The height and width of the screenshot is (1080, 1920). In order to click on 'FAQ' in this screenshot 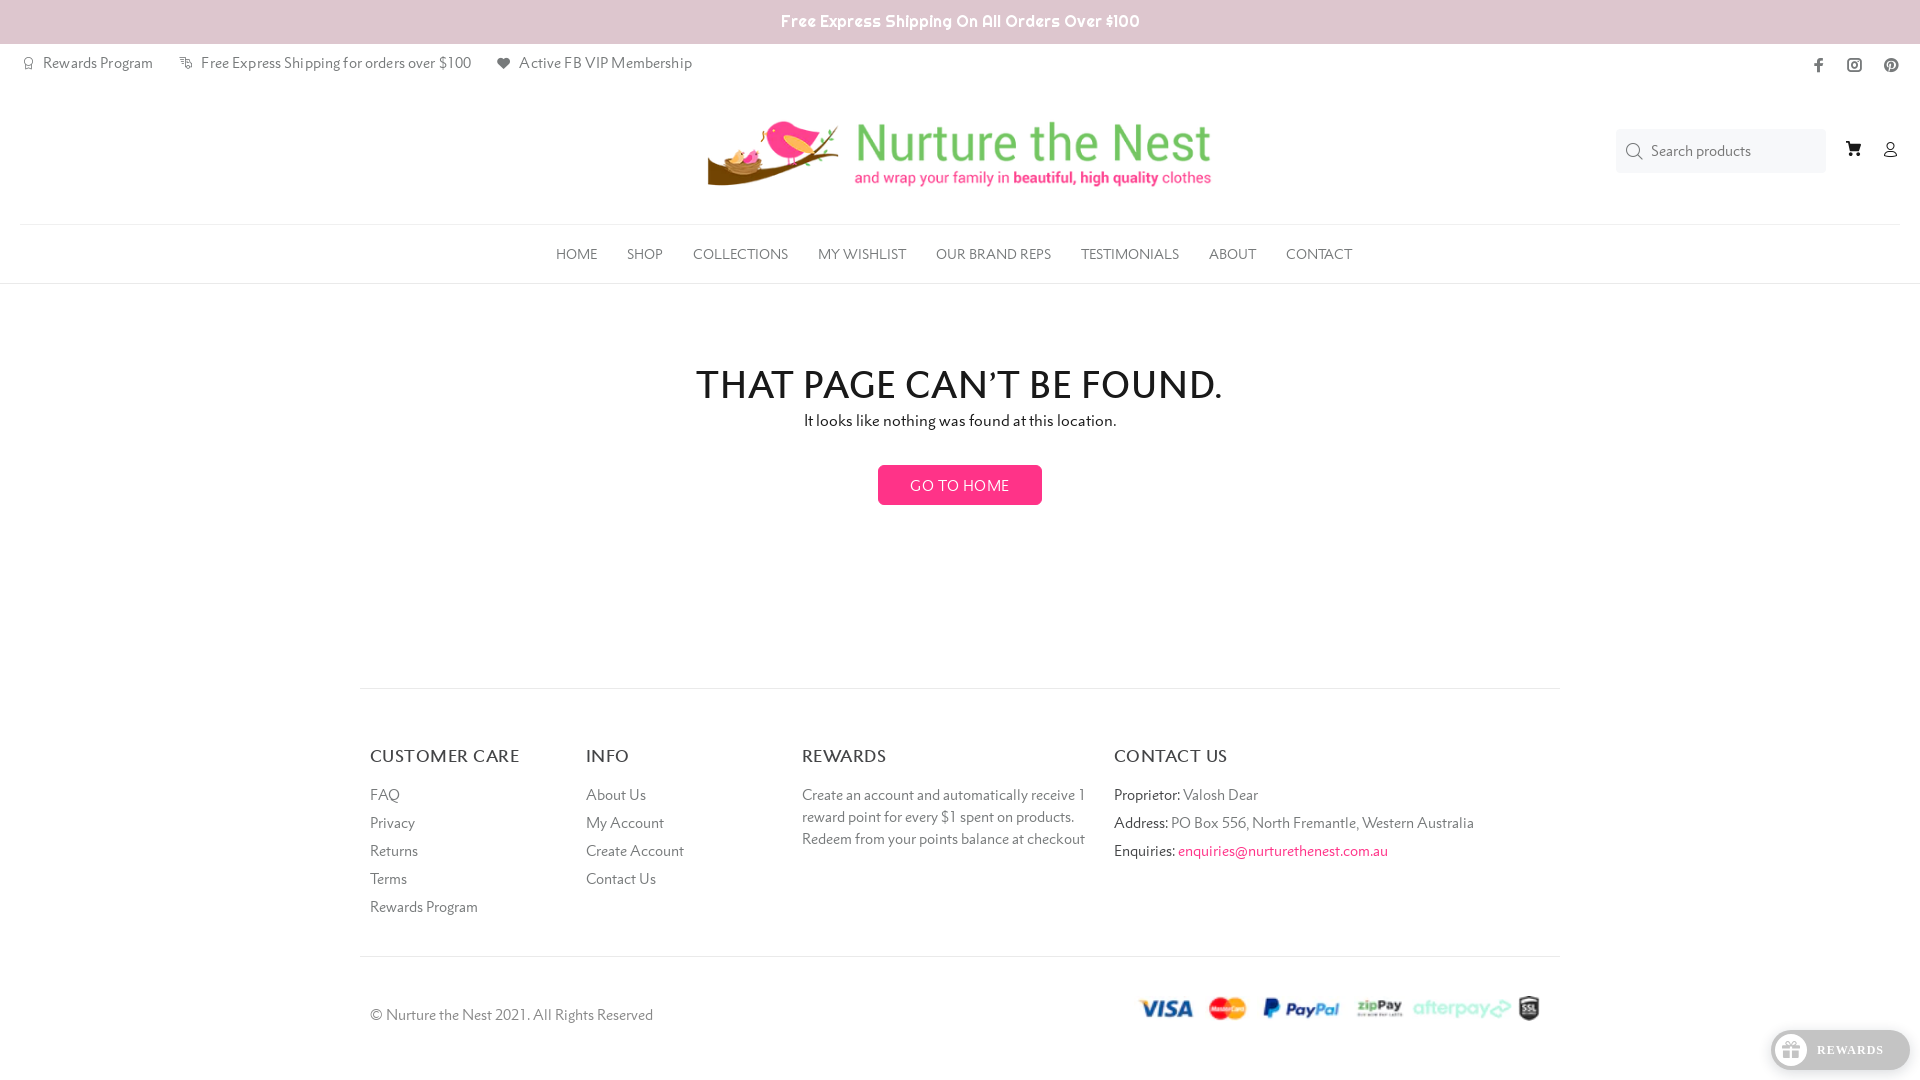, I will do `click(384, 793)`.